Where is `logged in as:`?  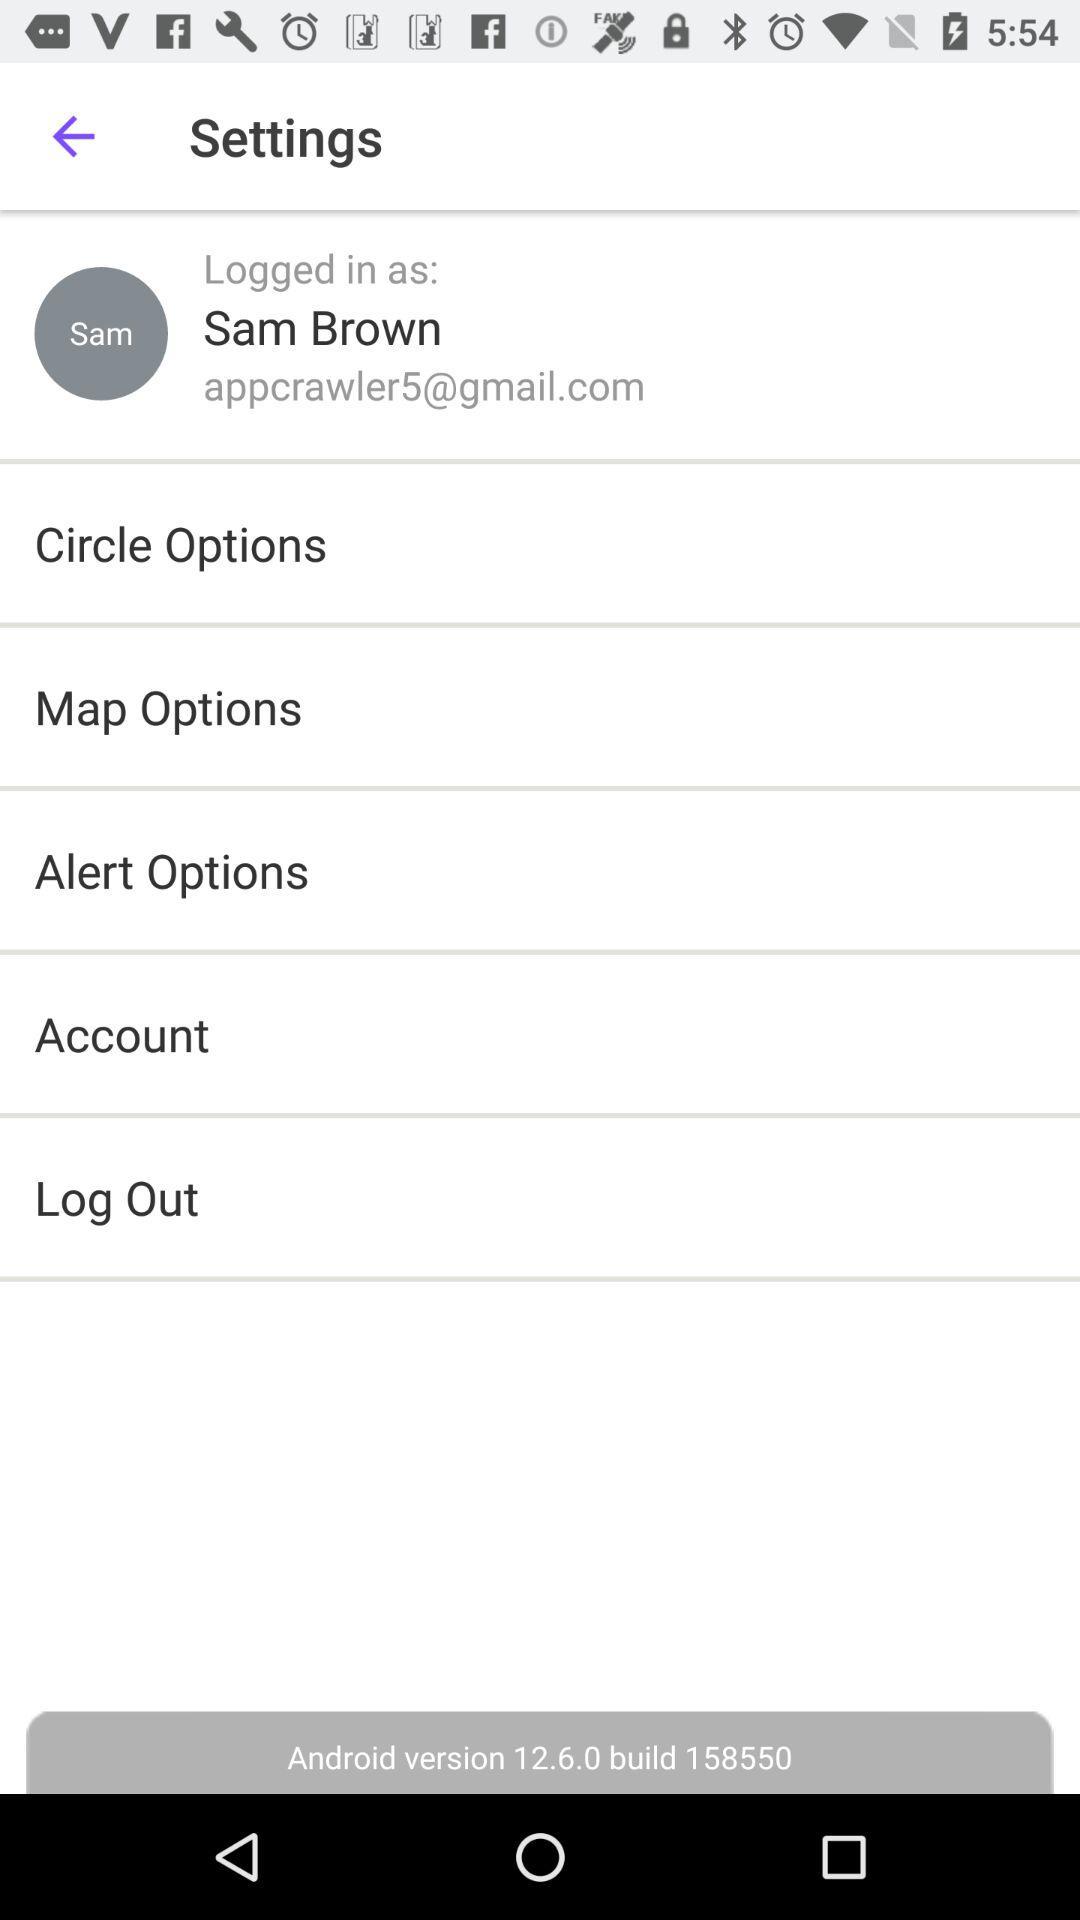
logged in as: is located at coordinates (319, 267).